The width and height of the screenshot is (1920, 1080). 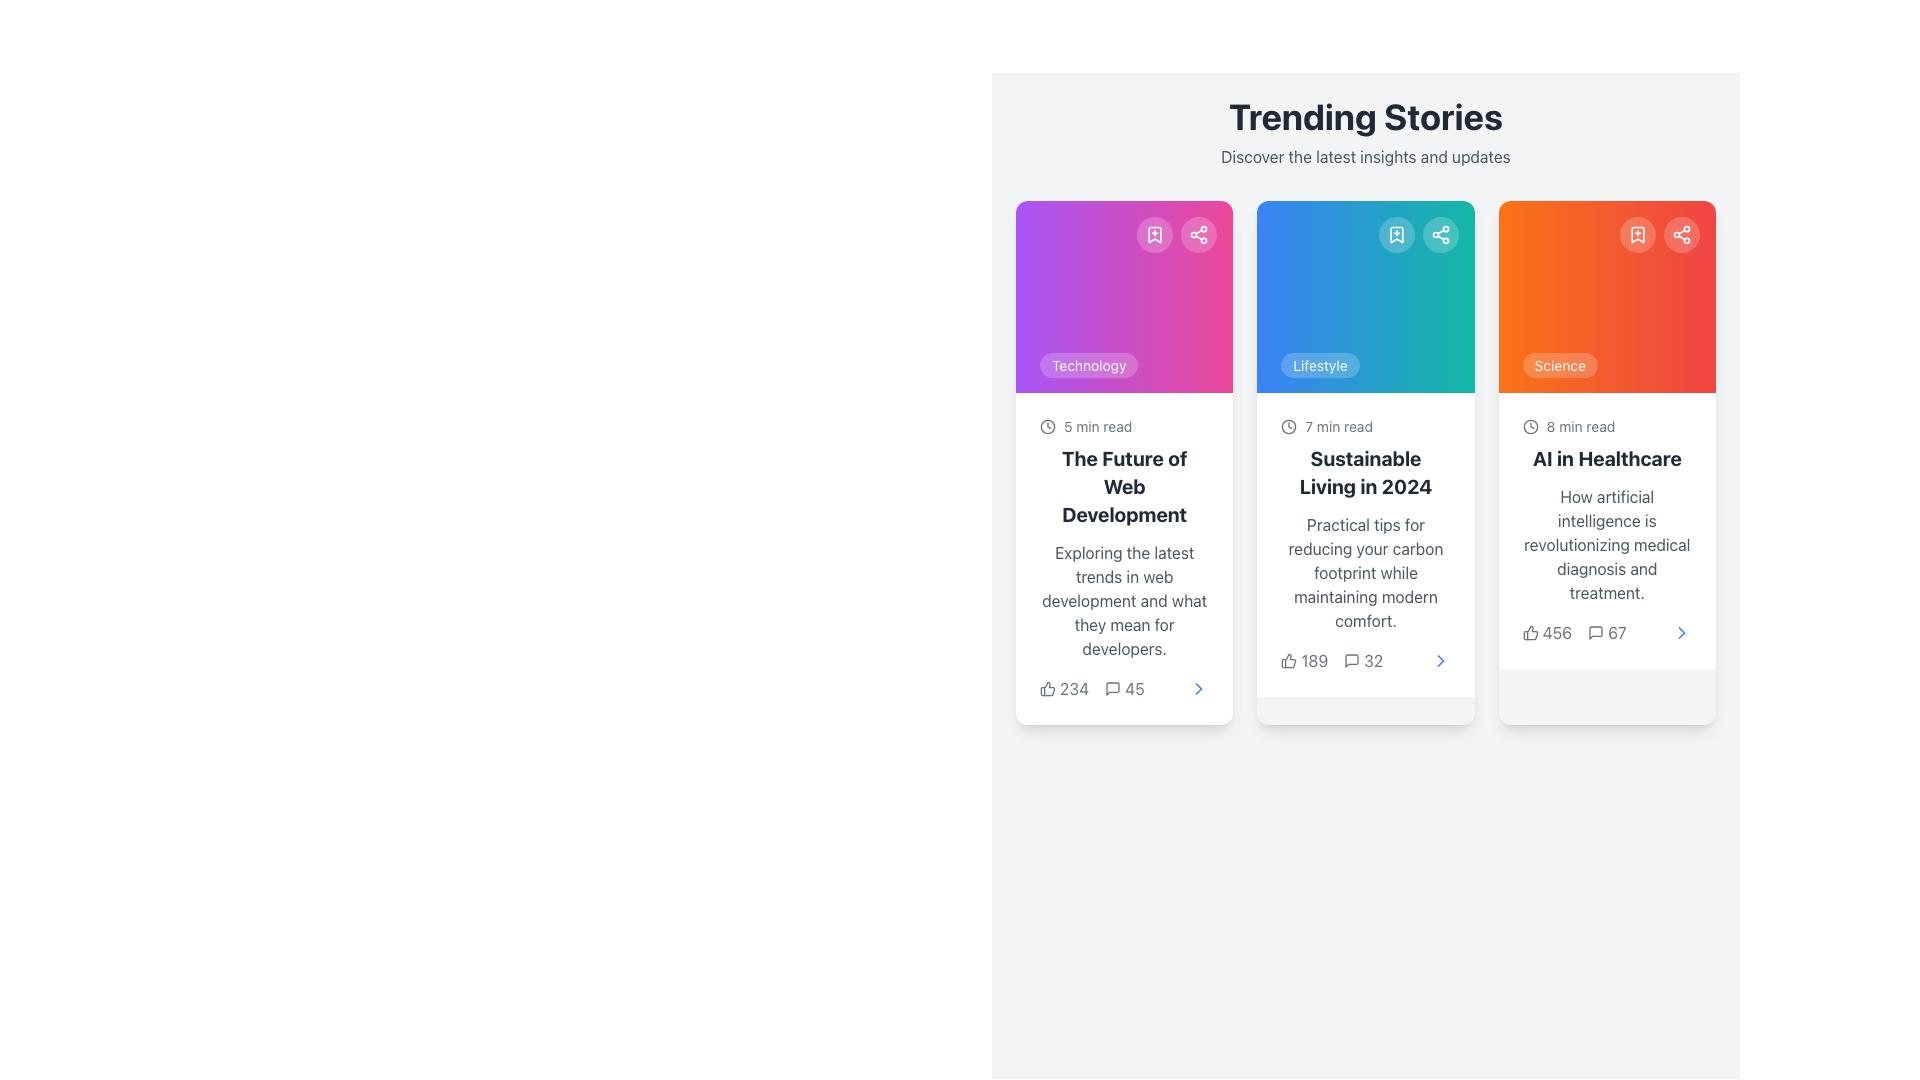 What do you see at coordinates (1595, 632) in the screenshot?
I see `the comment icon located in the bottom-right corner of the 'AI in Healthcare' card` at bounding box center [1595, 632].